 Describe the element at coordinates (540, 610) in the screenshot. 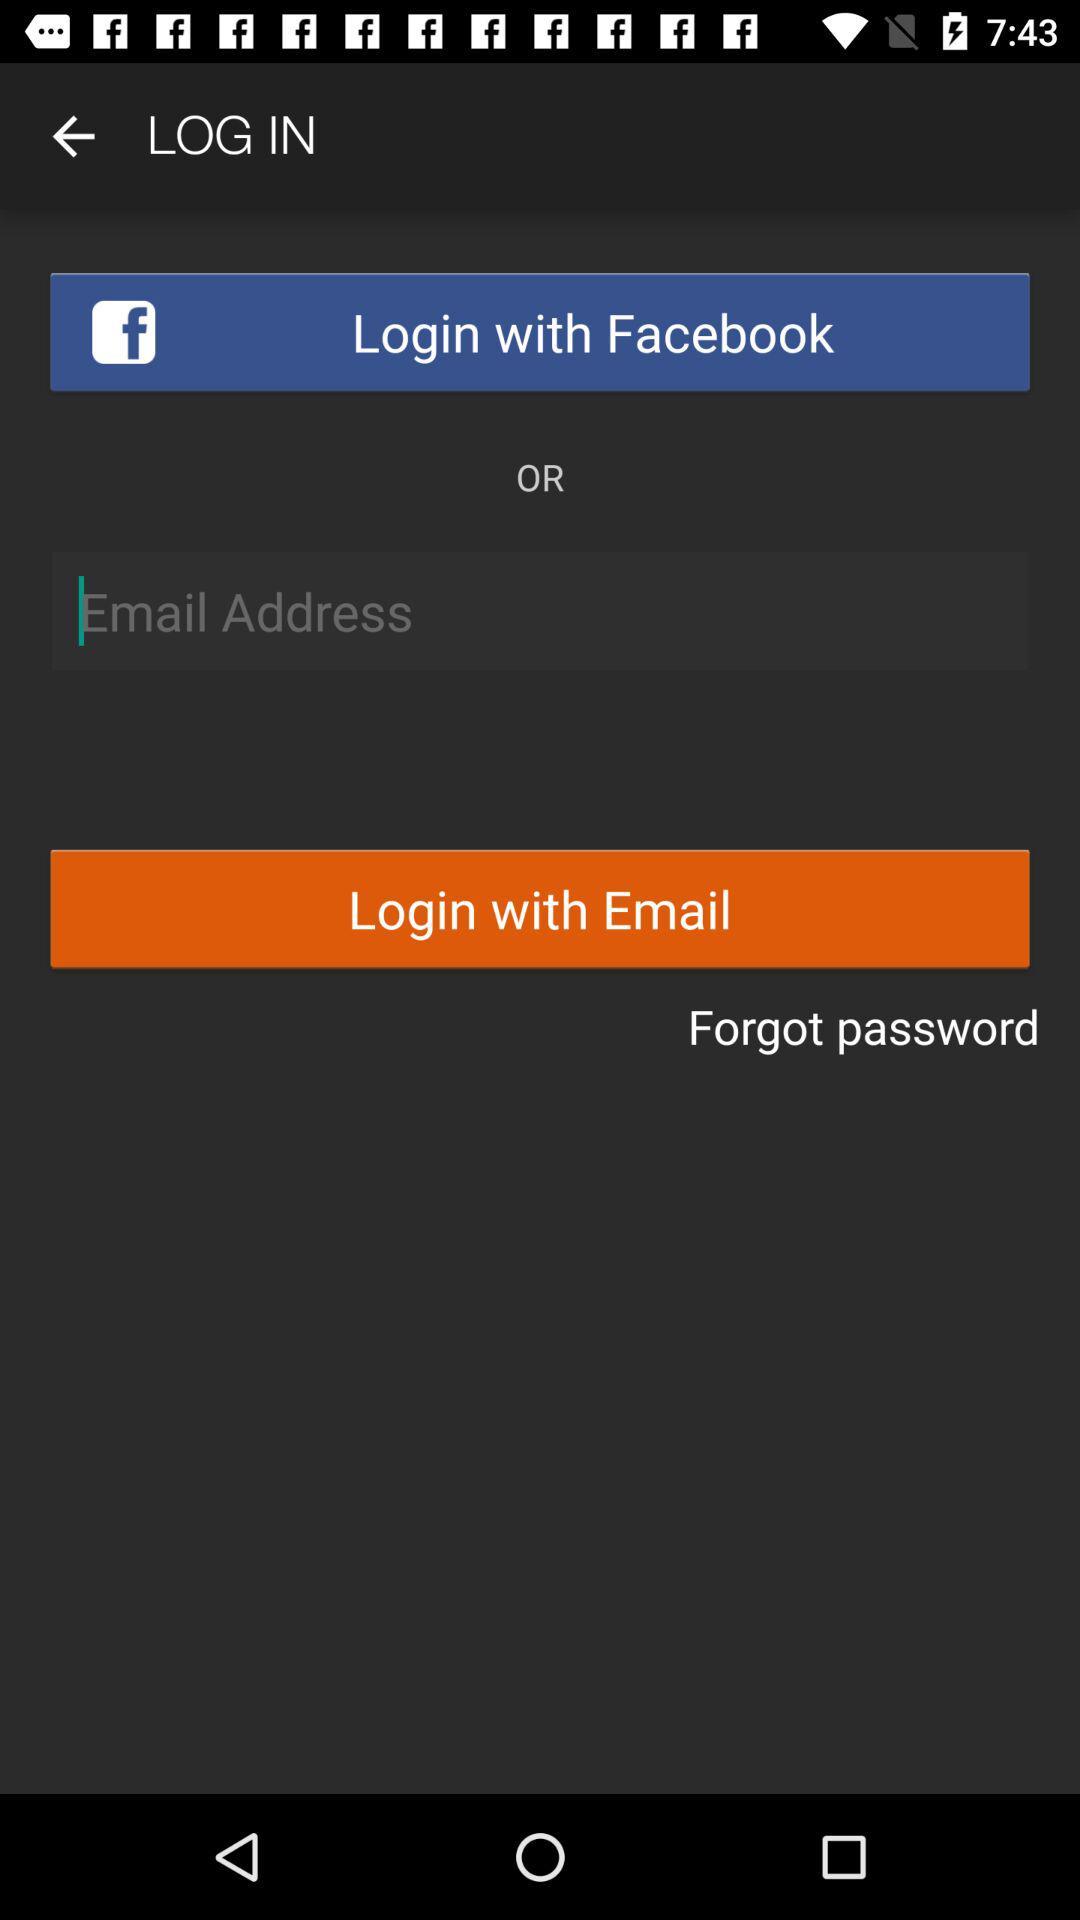

I see `bar to enter email` at that location.